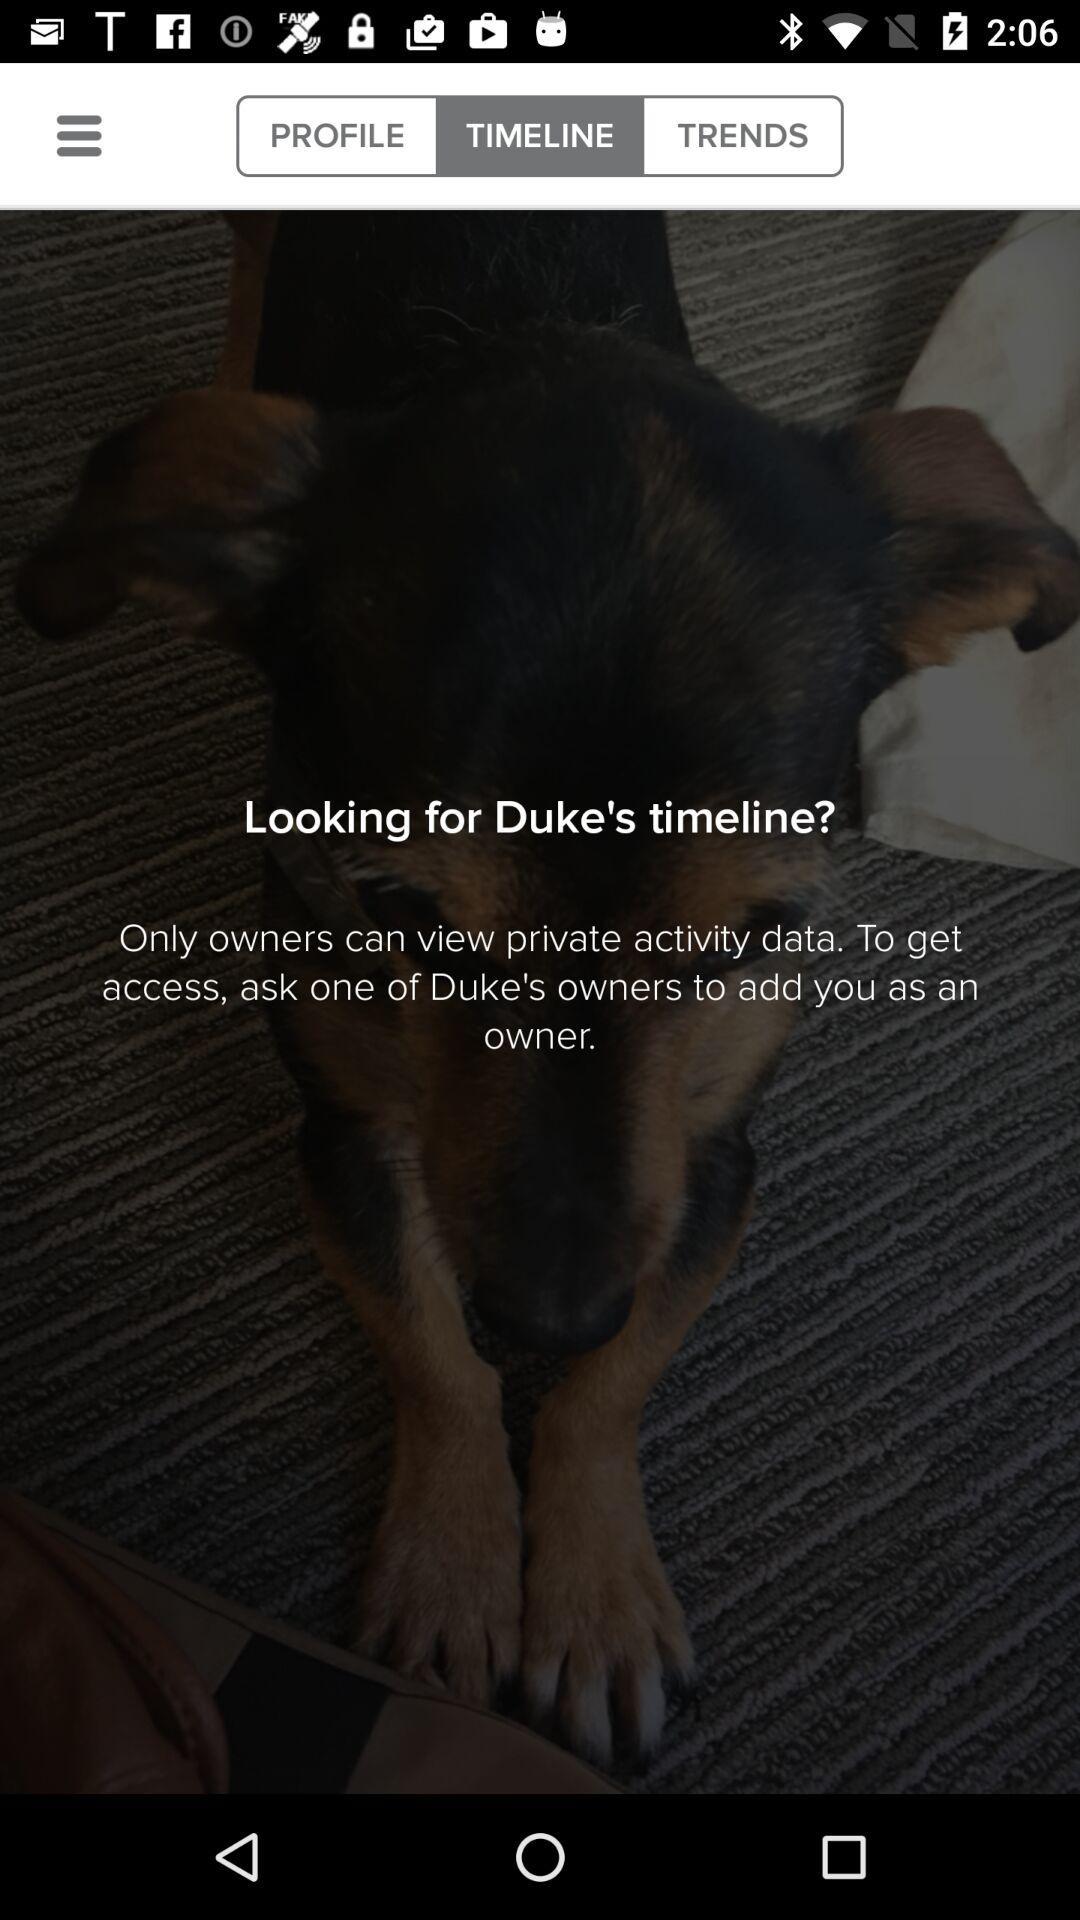 Image resolution: width=1080 pixels, height=1920 pixels. I want to click on item to the left of the timeline item, so click(336, 135).